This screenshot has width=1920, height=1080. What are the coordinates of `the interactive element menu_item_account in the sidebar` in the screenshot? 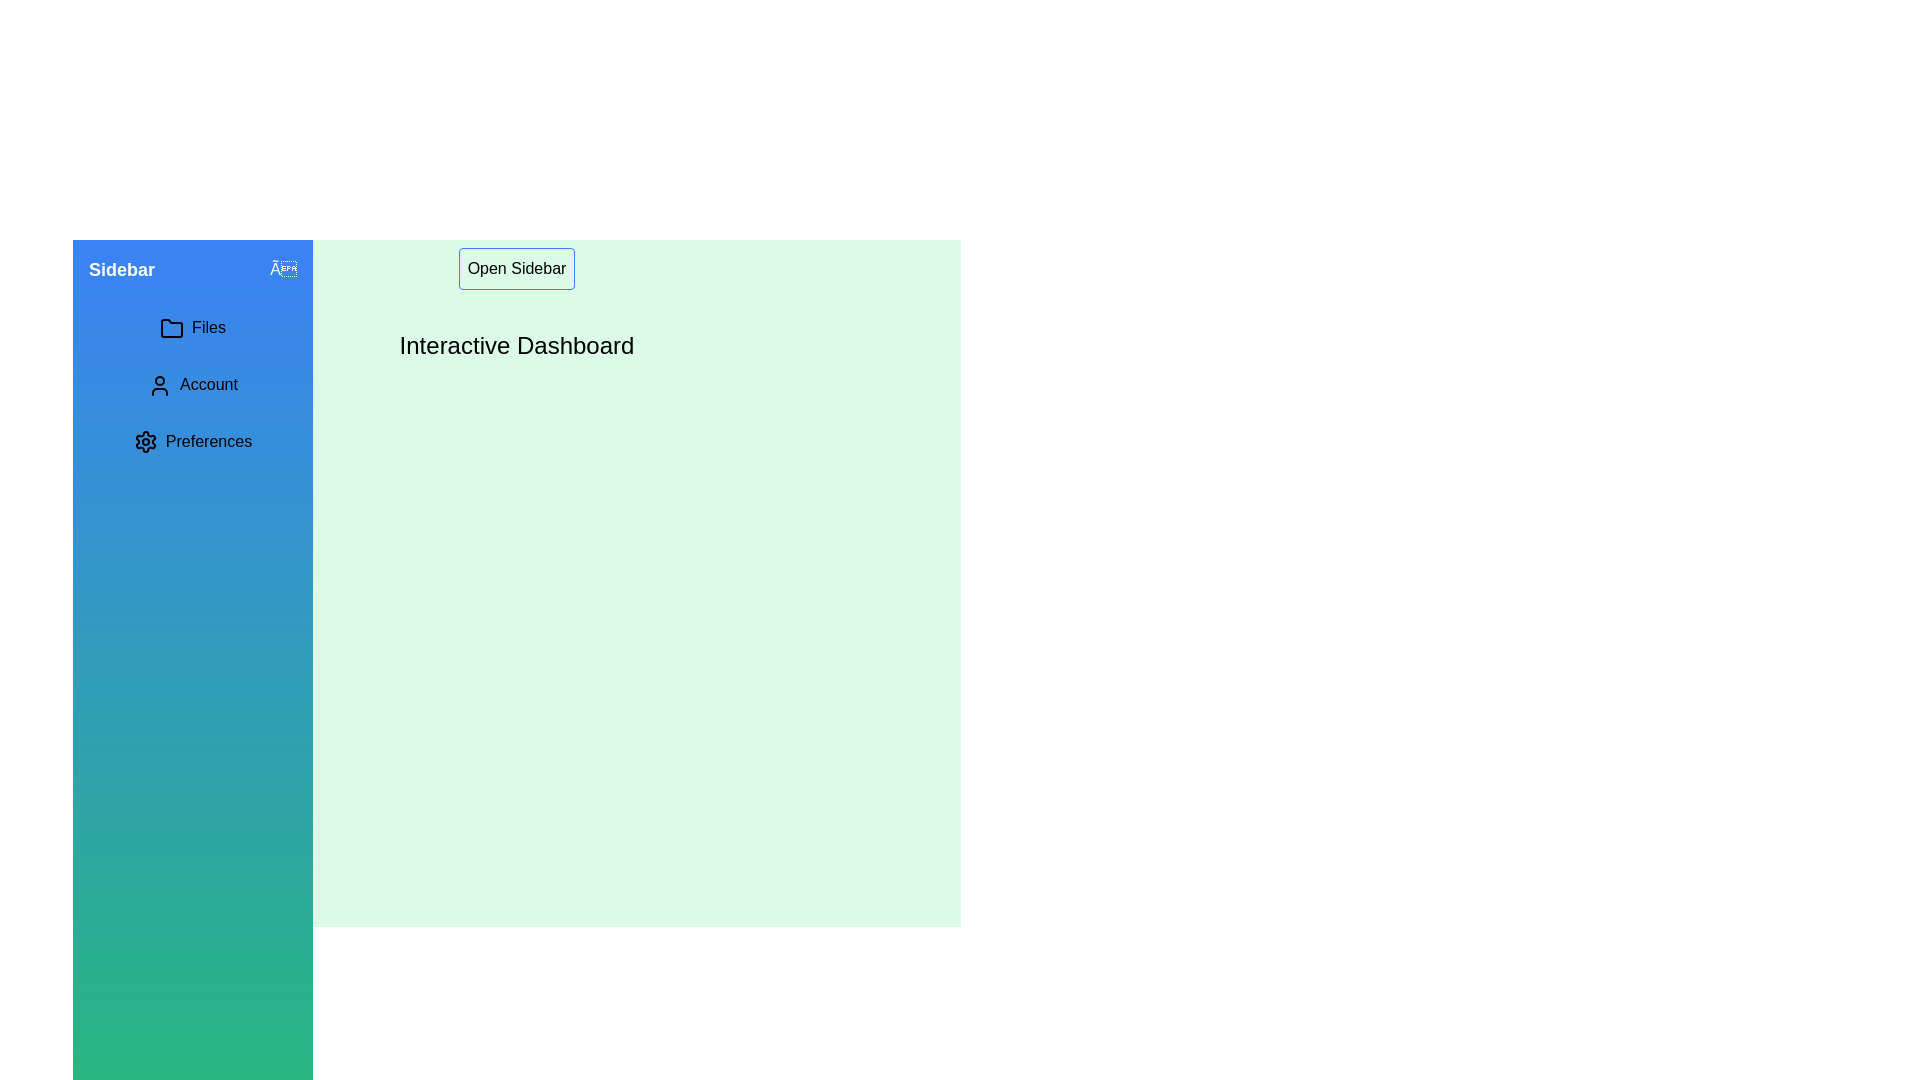 It's located at (192, 385).